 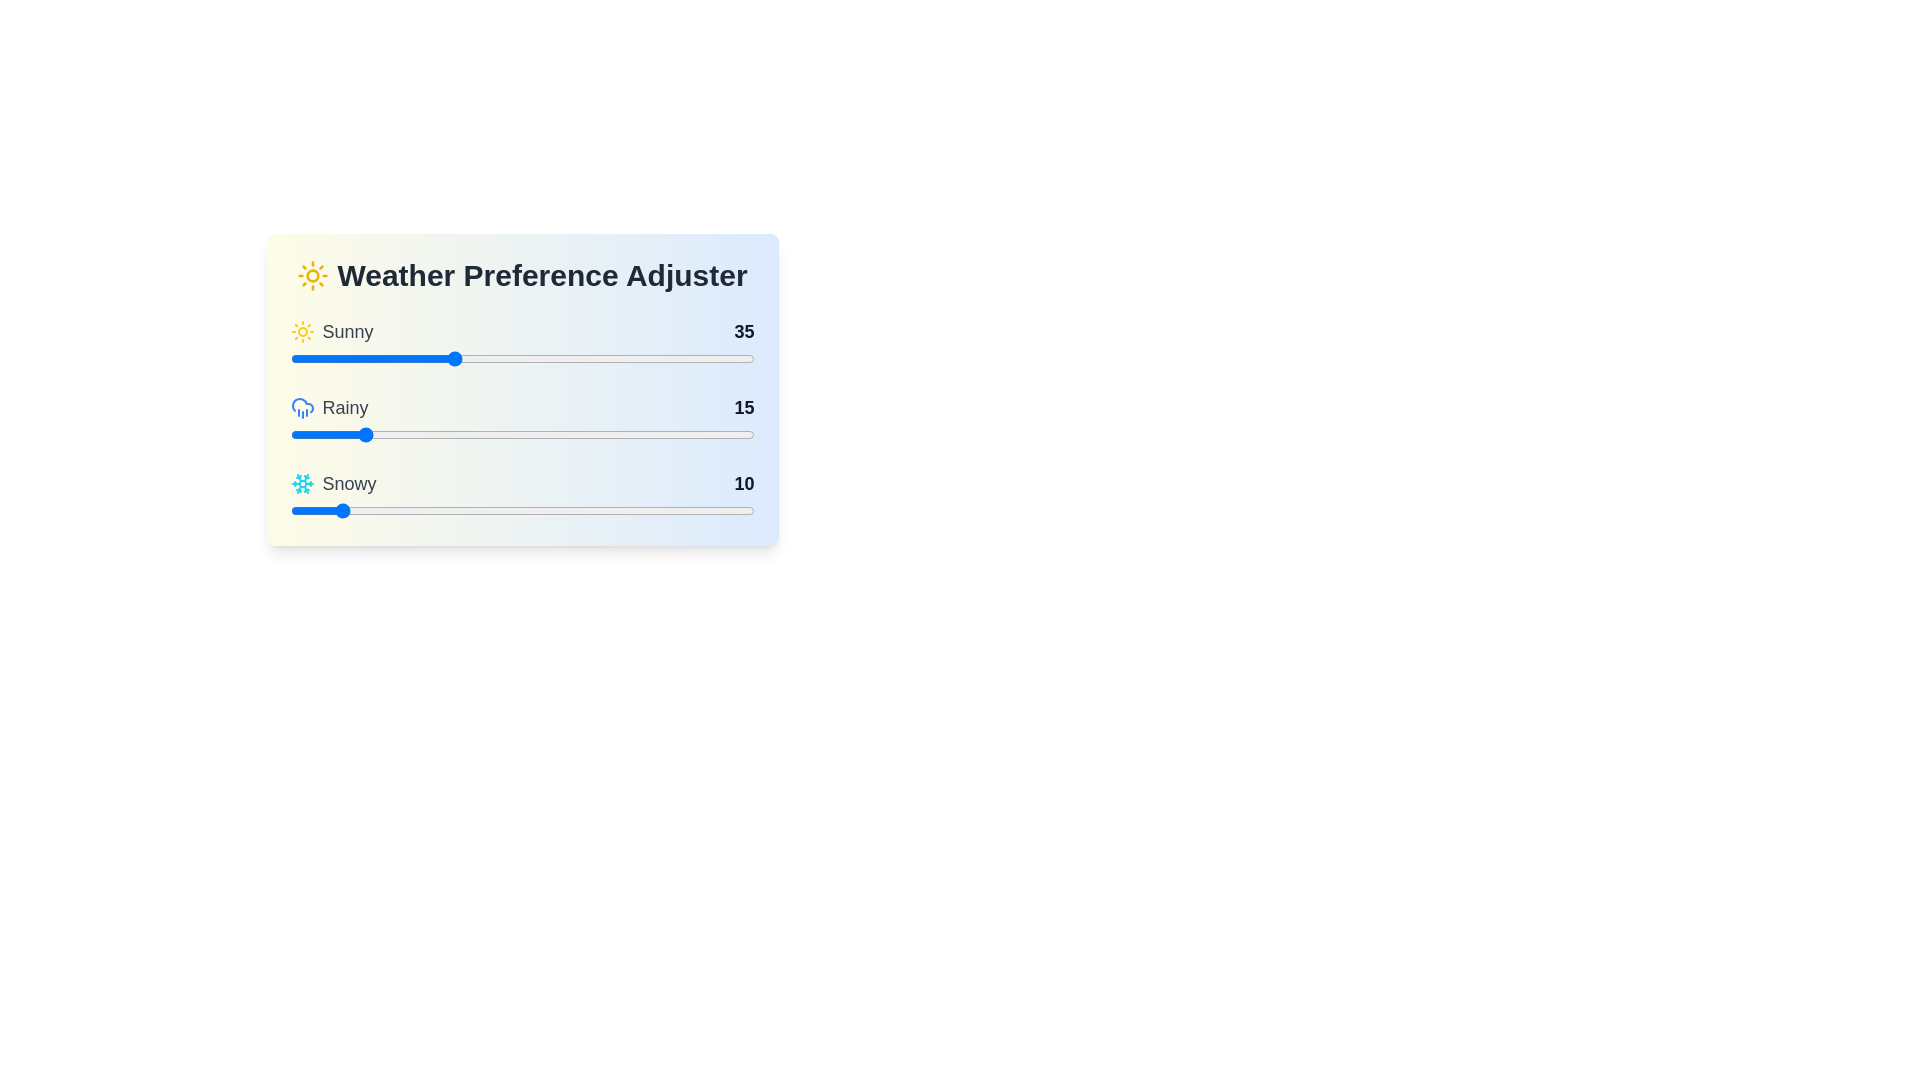 I want to click on the 'Snowy' slider to a value of 21, so click(x=388, y=509).